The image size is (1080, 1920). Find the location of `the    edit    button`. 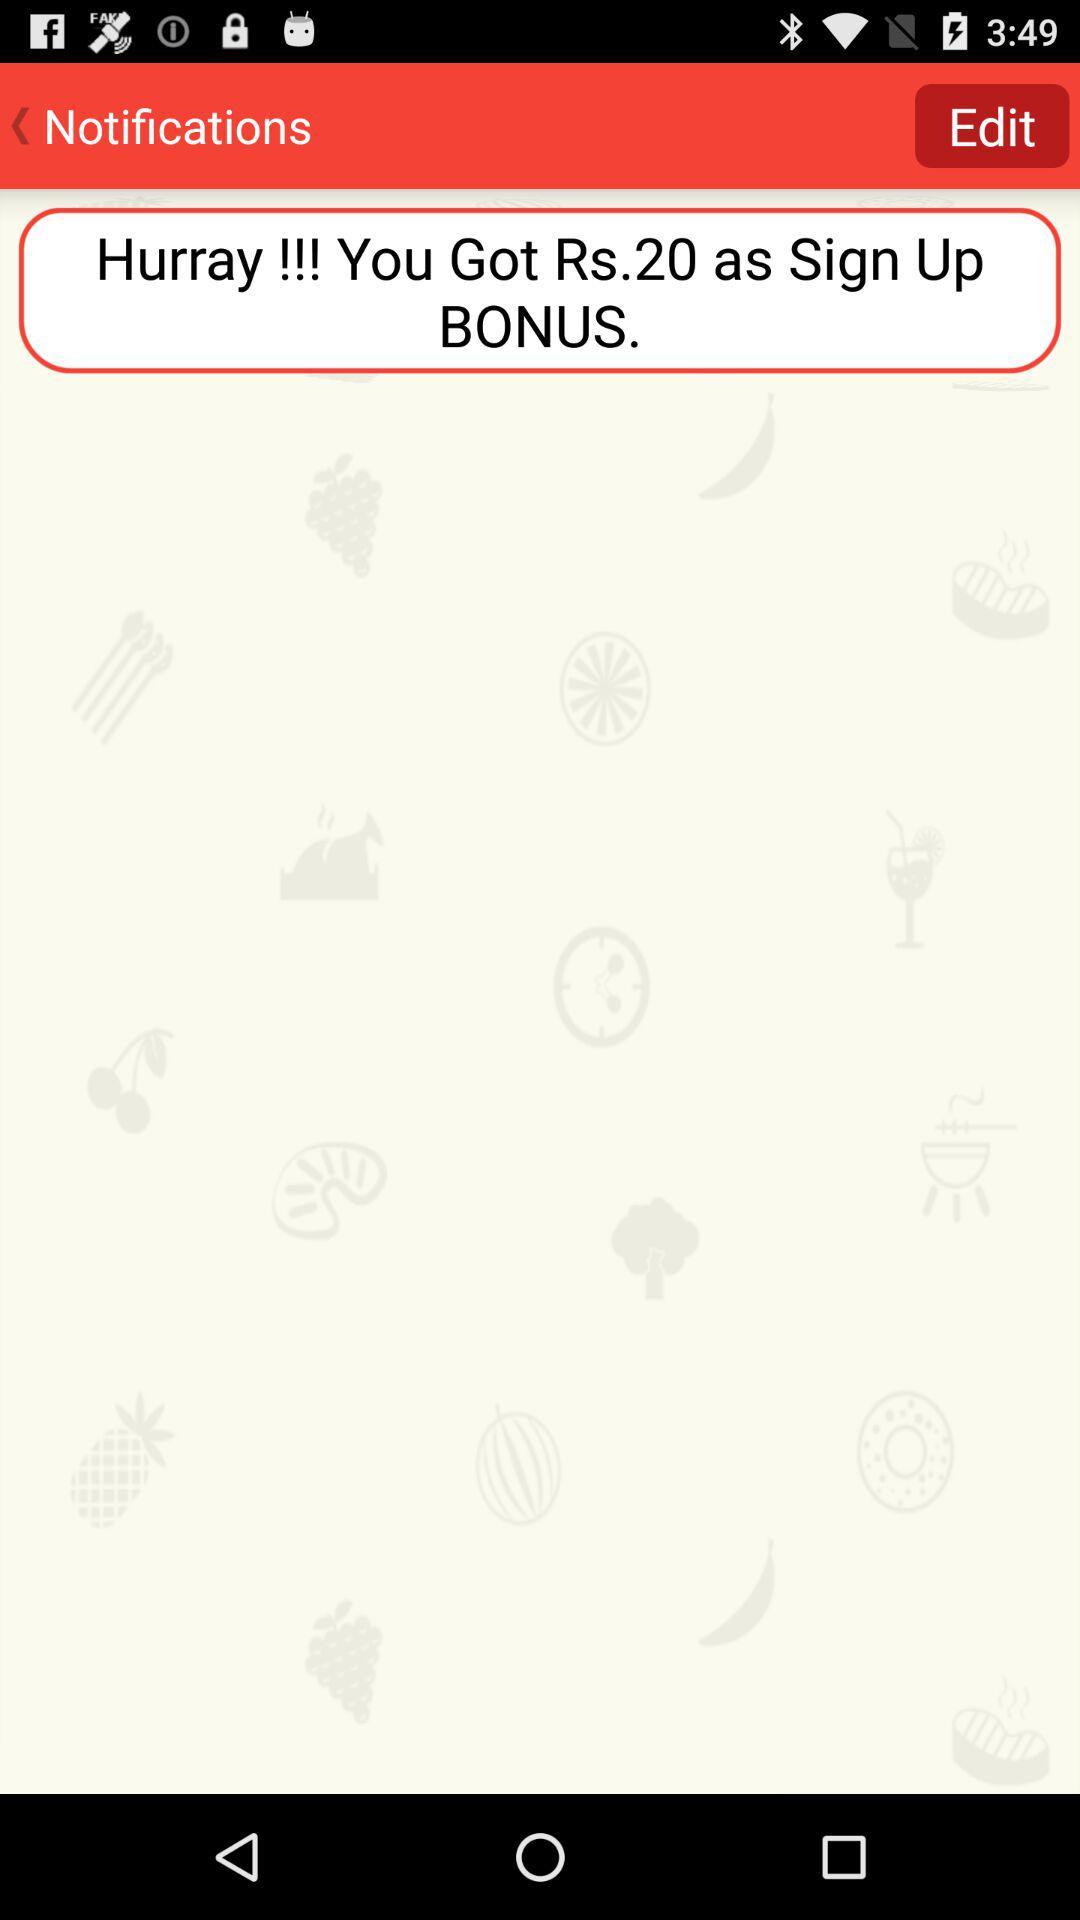

the    edit    button is located at coordinates (992, 124).